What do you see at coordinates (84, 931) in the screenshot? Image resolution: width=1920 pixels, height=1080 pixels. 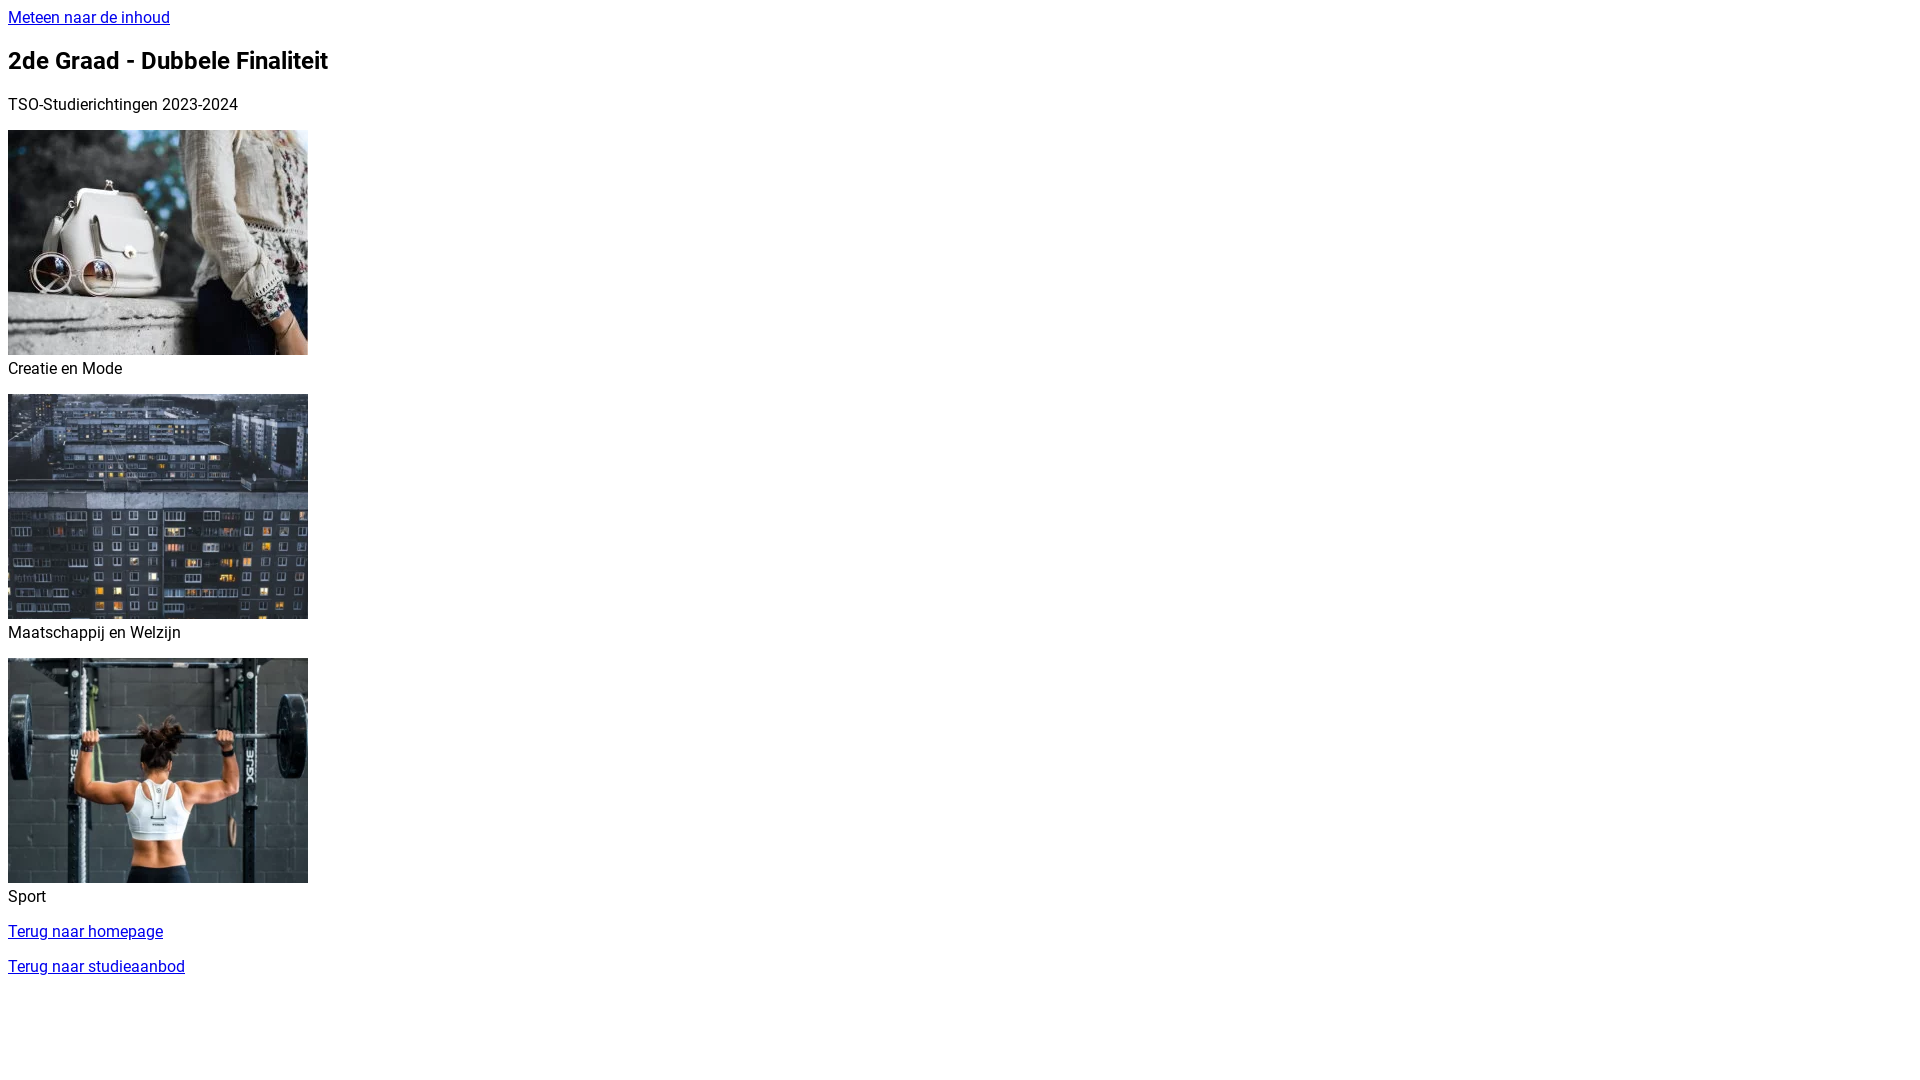 I see `'Terug naar homepage'` at bounding box center [84, 931].